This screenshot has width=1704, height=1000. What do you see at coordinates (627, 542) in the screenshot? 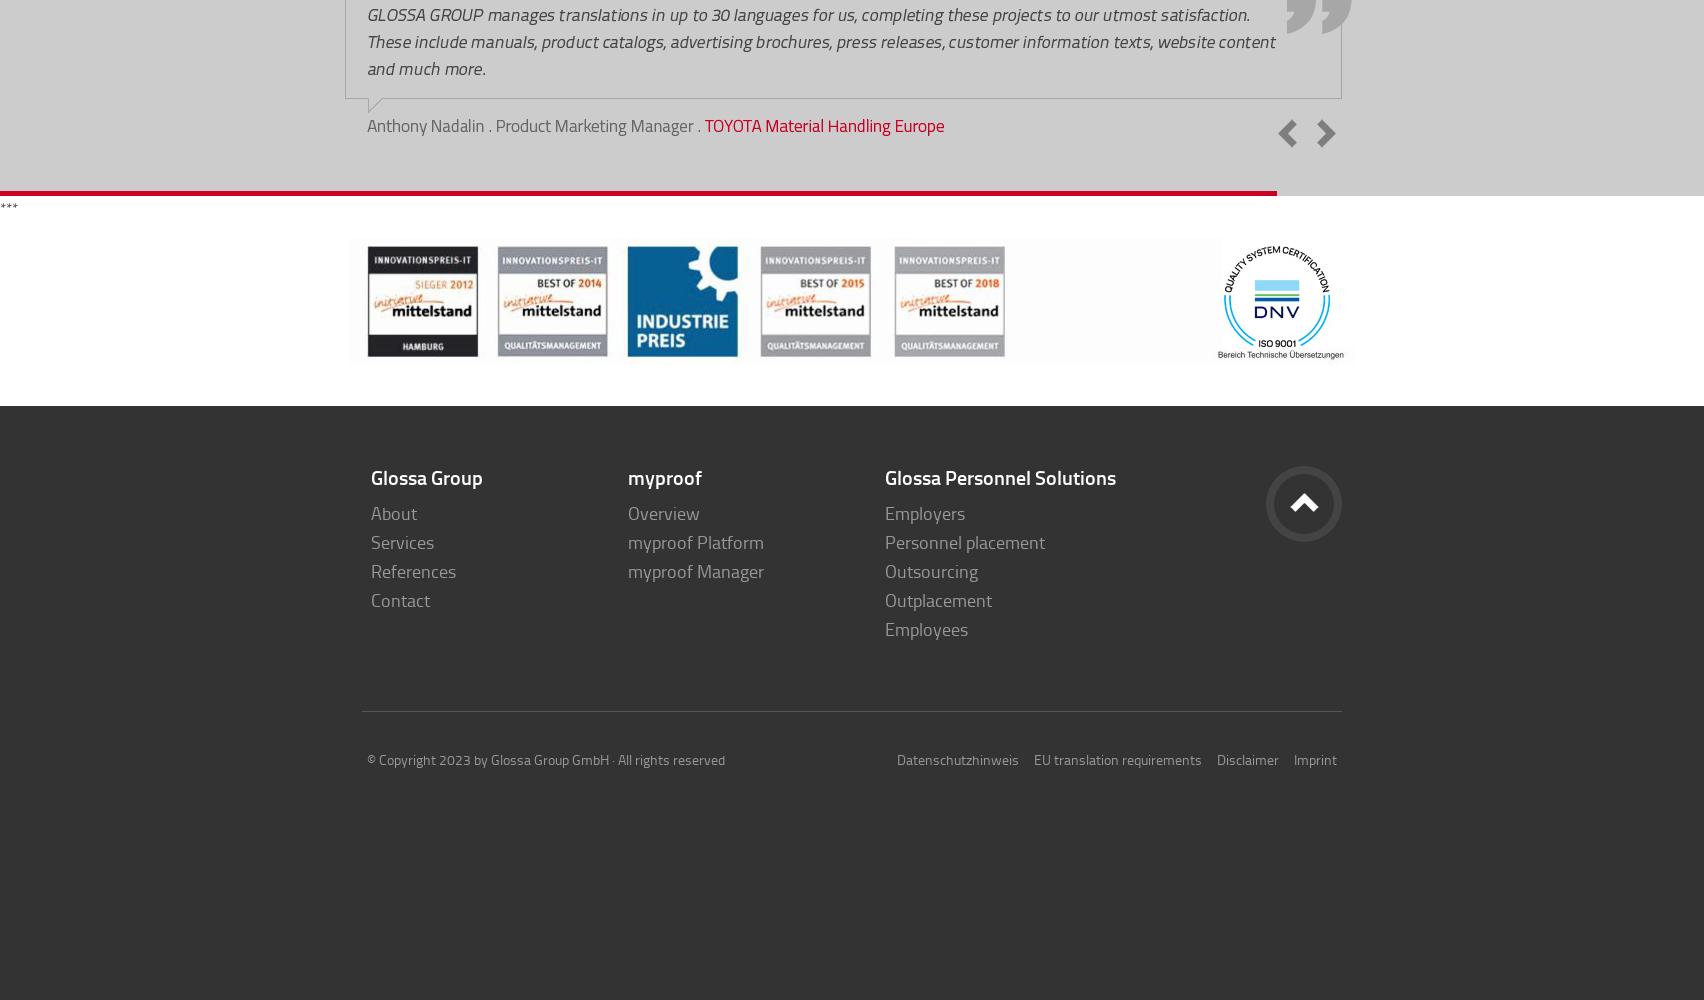
I see `'myproof Platform'` at bounding box center [627, 542].